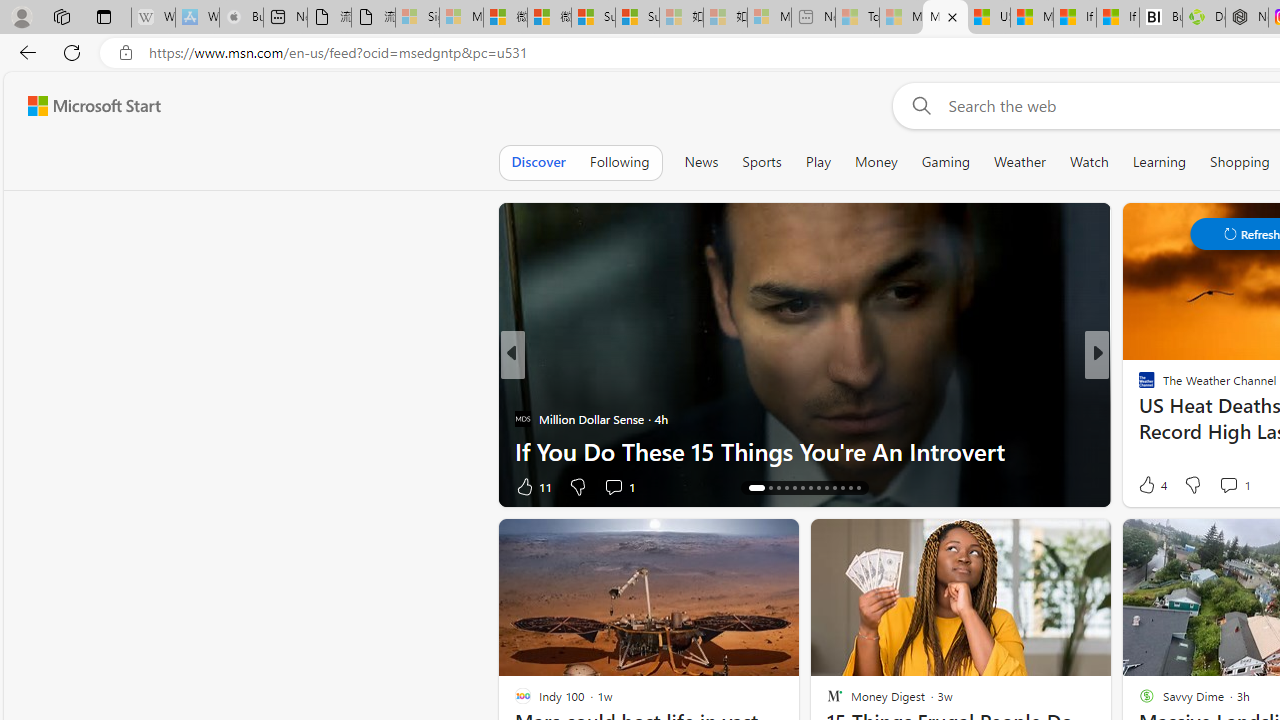 This screenshot has width=1280, height=720. What do you see at coordinates (1049, 542) in the screenshot?
I see `'Hide this story'` at bounding box center [1049, 542].